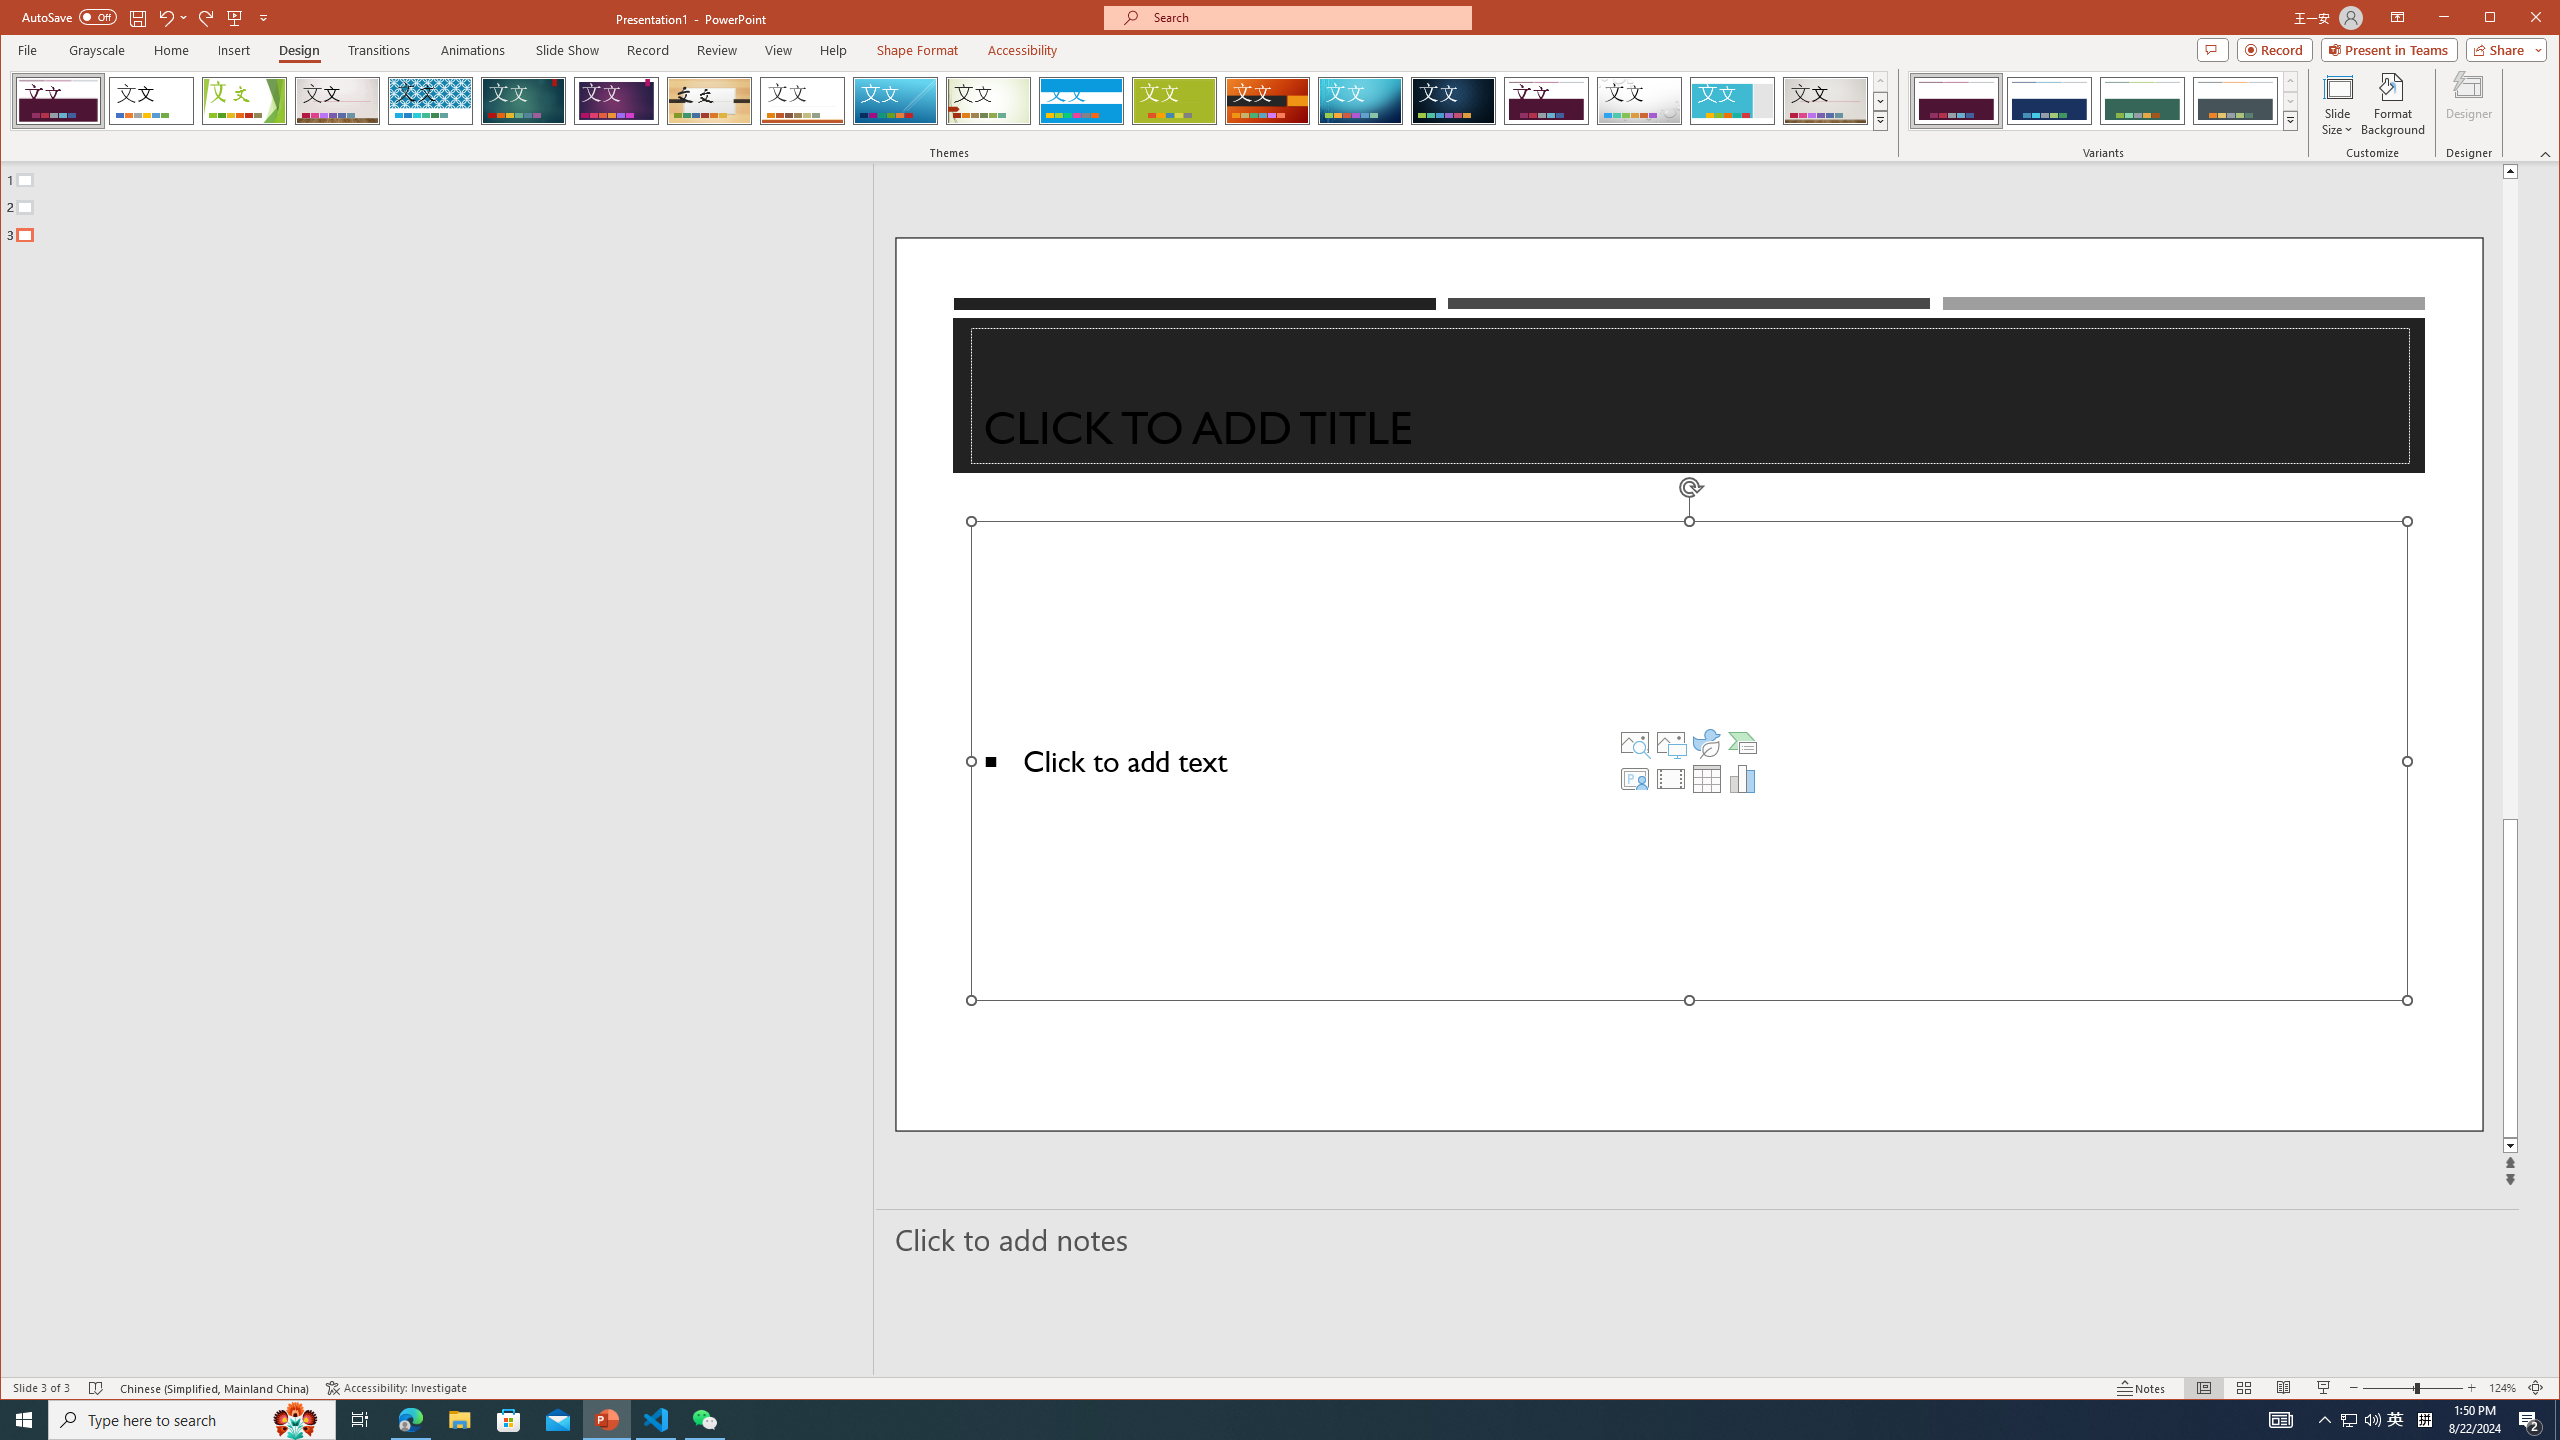  What do you see at coordinates (1707, 742) in the screenshot?
I see `'Insert an Icon'` at bounding box center [1707, 742].